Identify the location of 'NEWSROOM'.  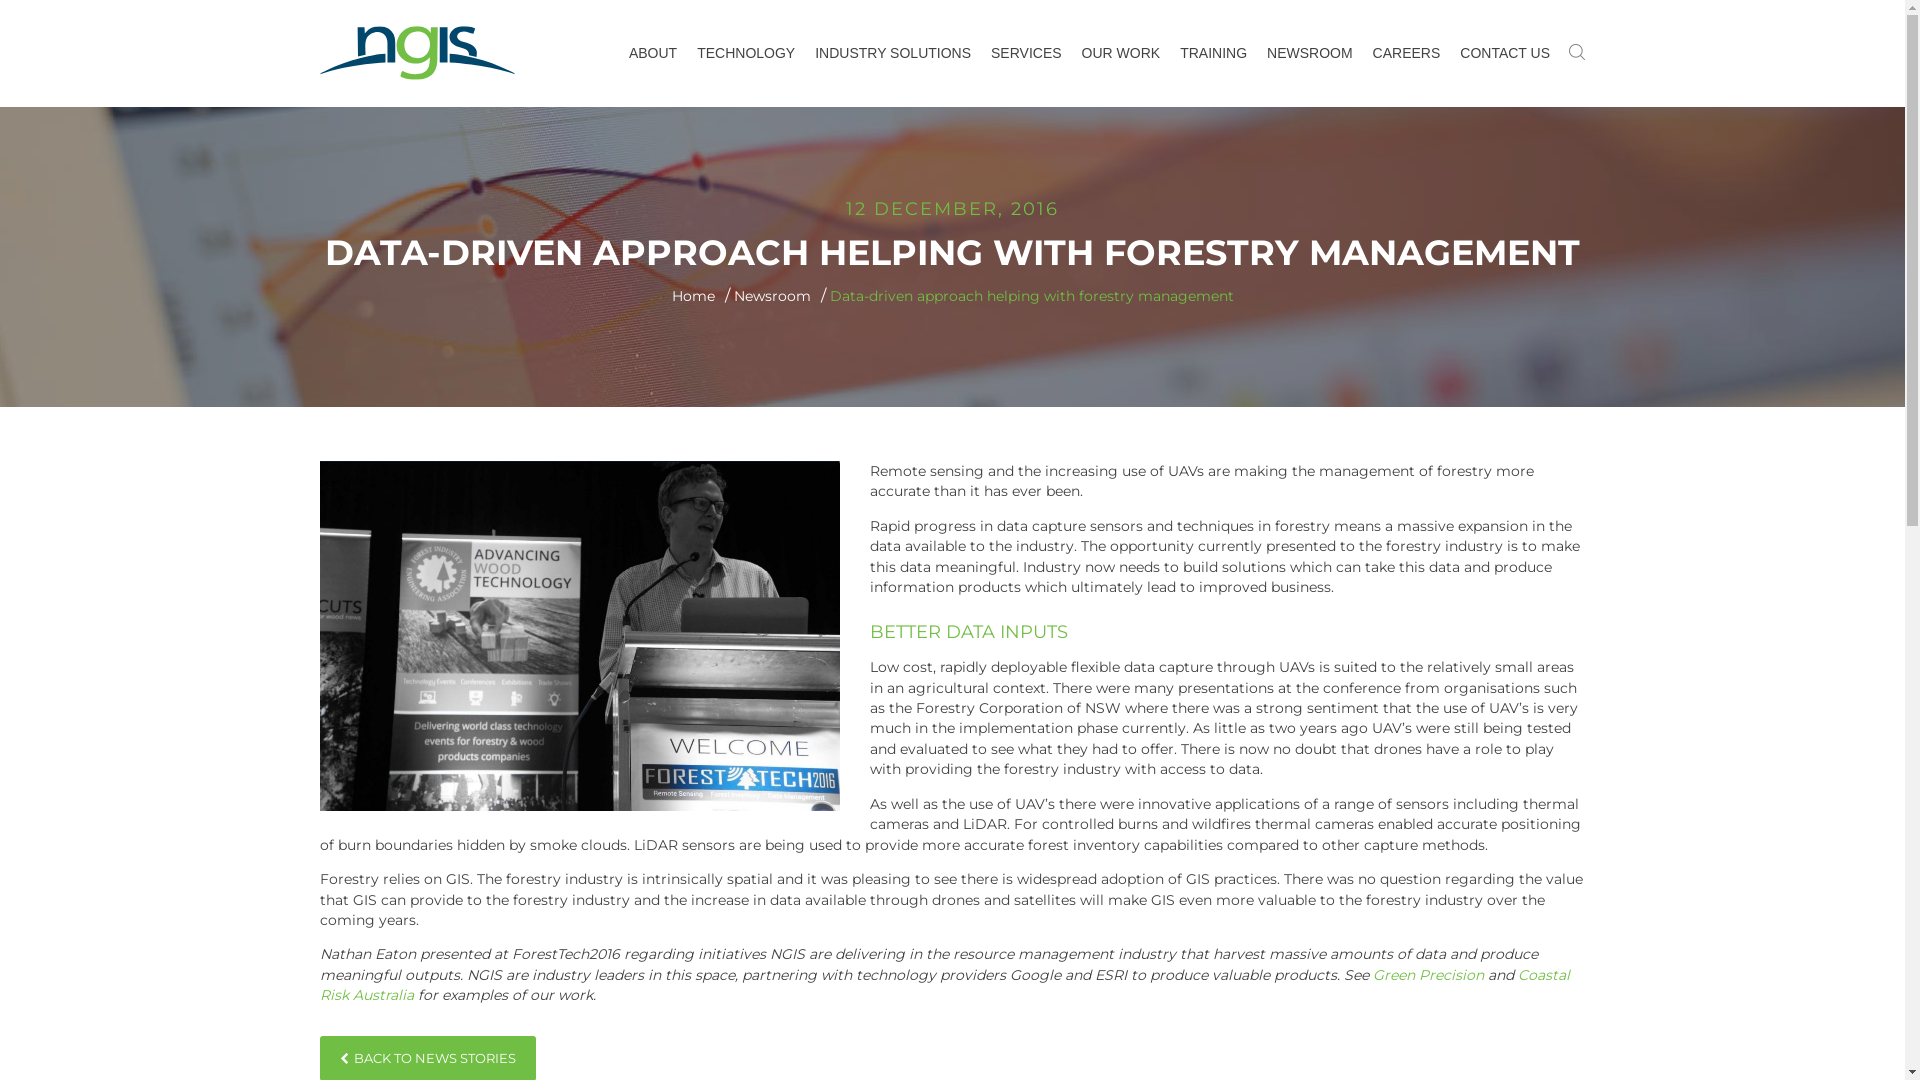
(1310, 52).